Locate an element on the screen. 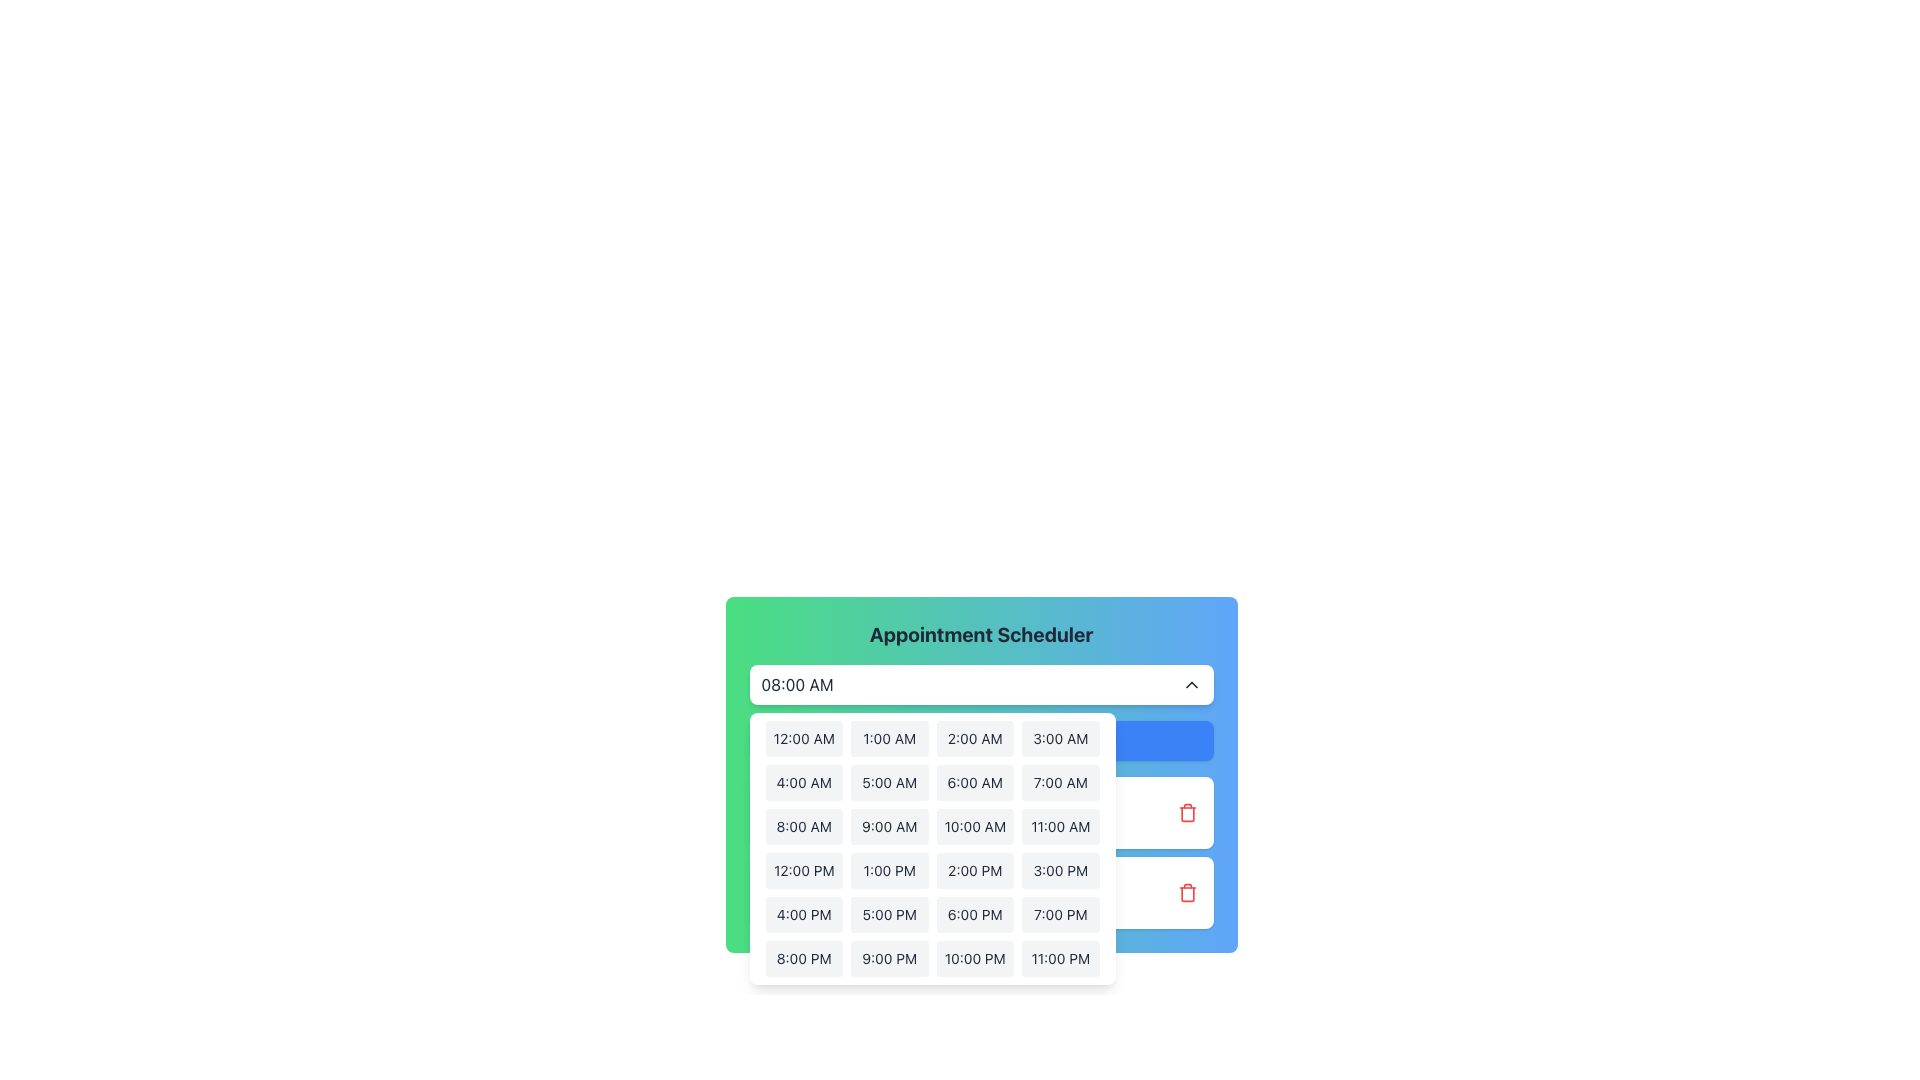  the delete button is located at coordinates (1187, 892).